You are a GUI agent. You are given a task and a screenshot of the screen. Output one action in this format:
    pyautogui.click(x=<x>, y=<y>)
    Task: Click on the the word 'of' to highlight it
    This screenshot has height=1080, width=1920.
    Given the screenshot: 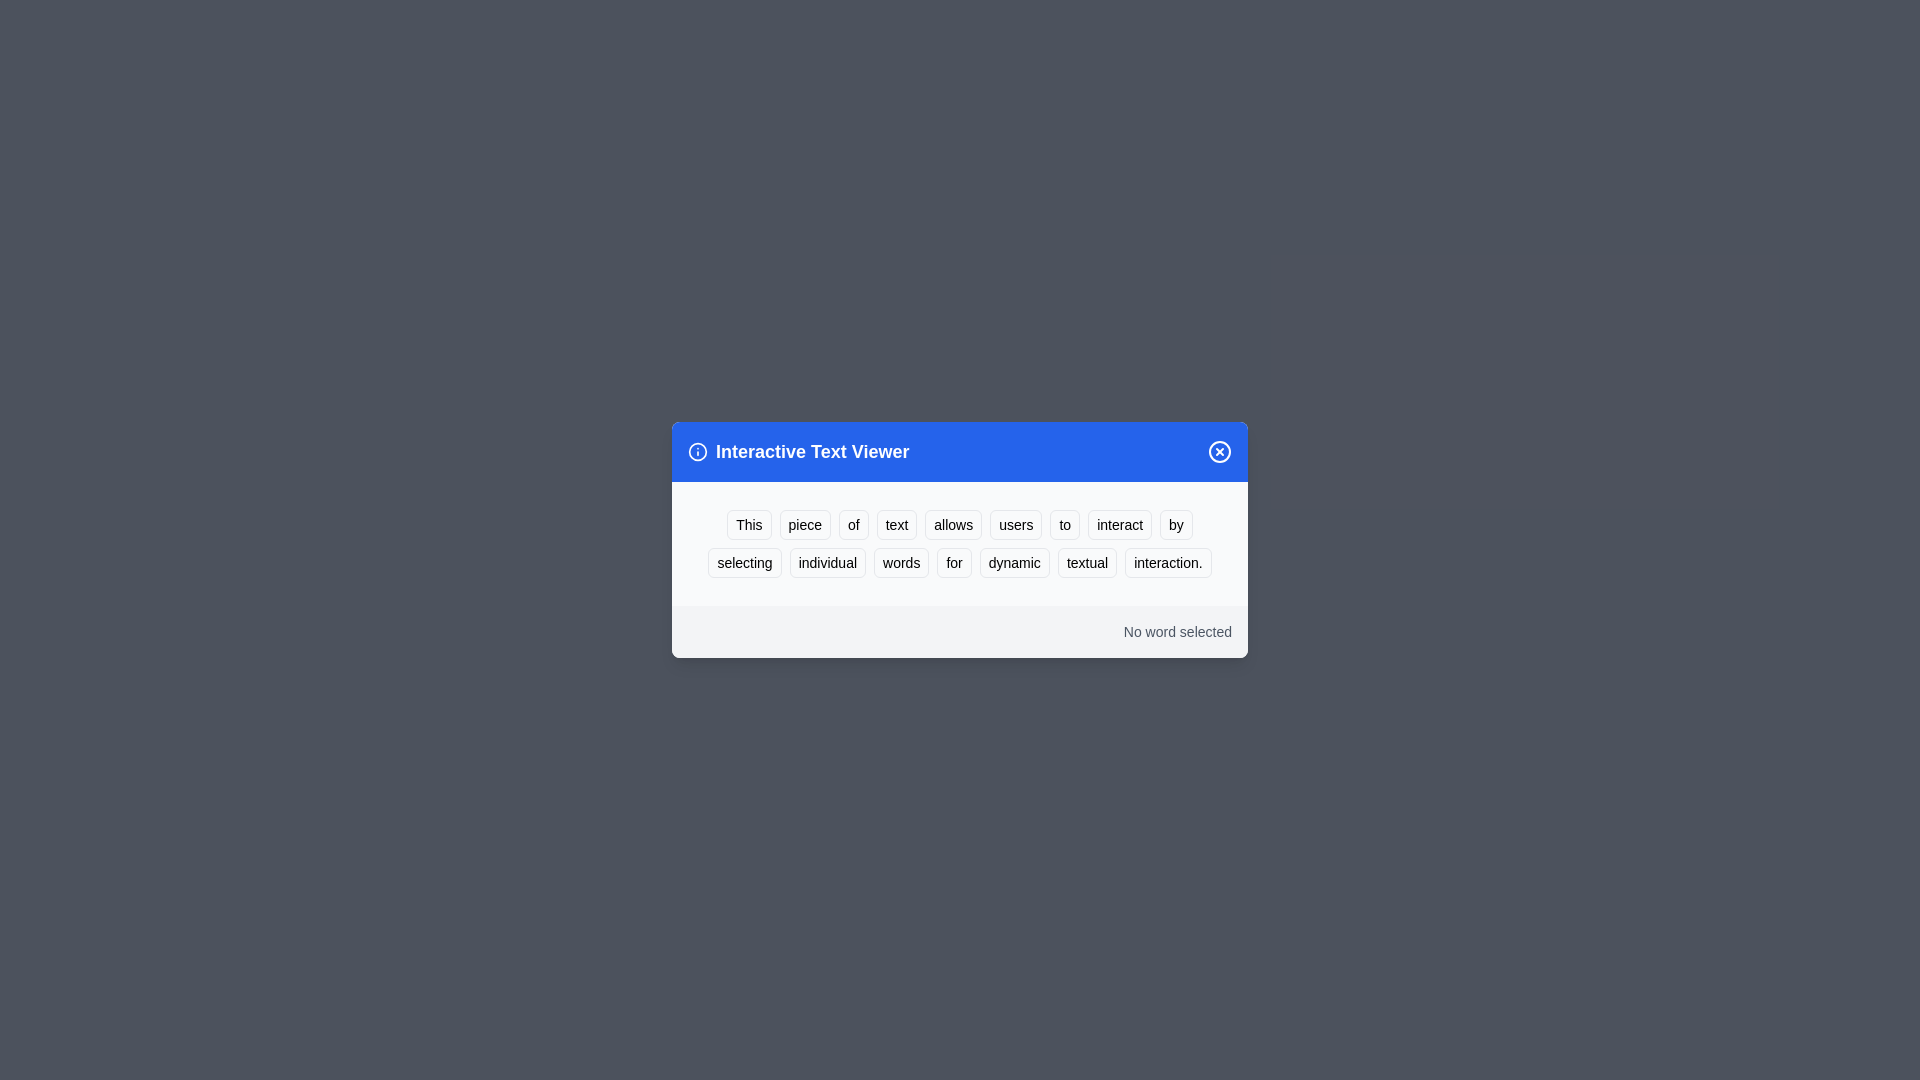 What is the action you would take?
    pyautogui.click(x=853, y=523)
    